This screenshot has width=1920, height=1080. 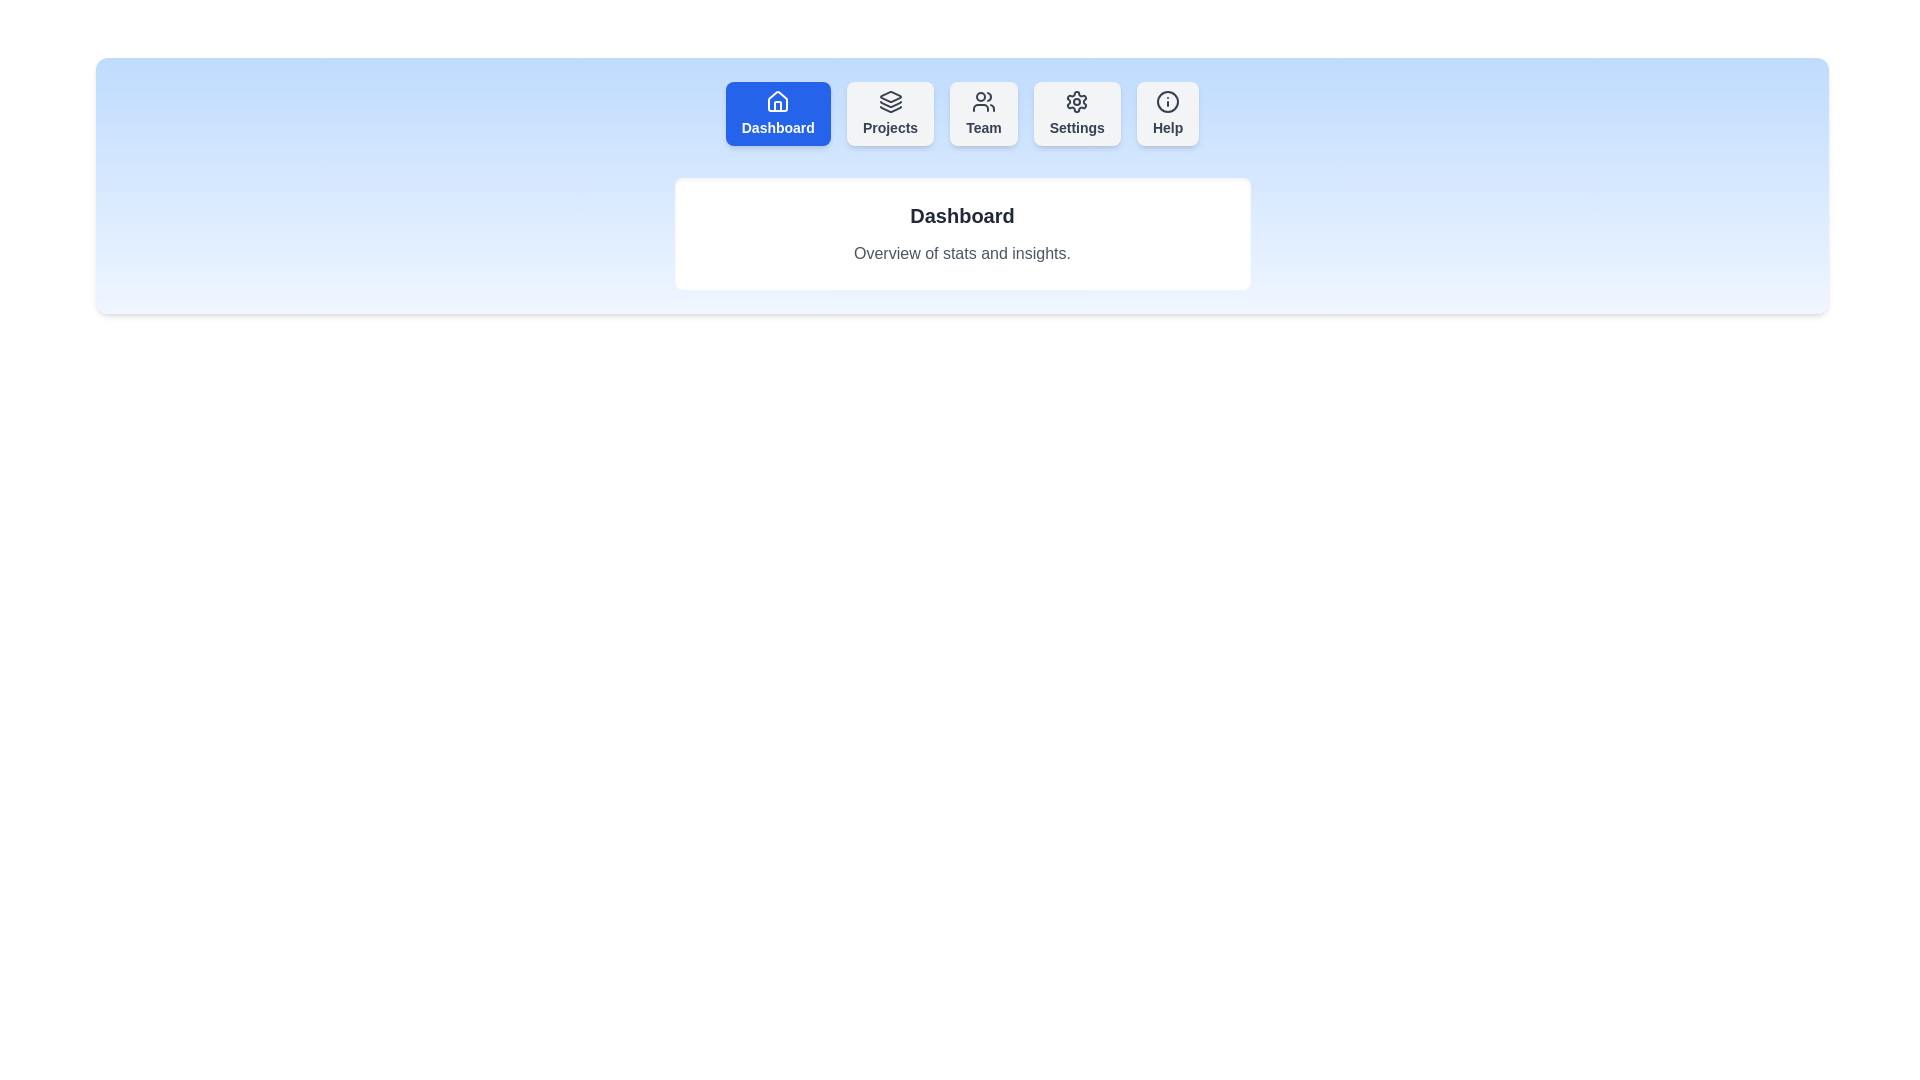 I want to click on the tab labeled Team, so click(x=983, y=114).